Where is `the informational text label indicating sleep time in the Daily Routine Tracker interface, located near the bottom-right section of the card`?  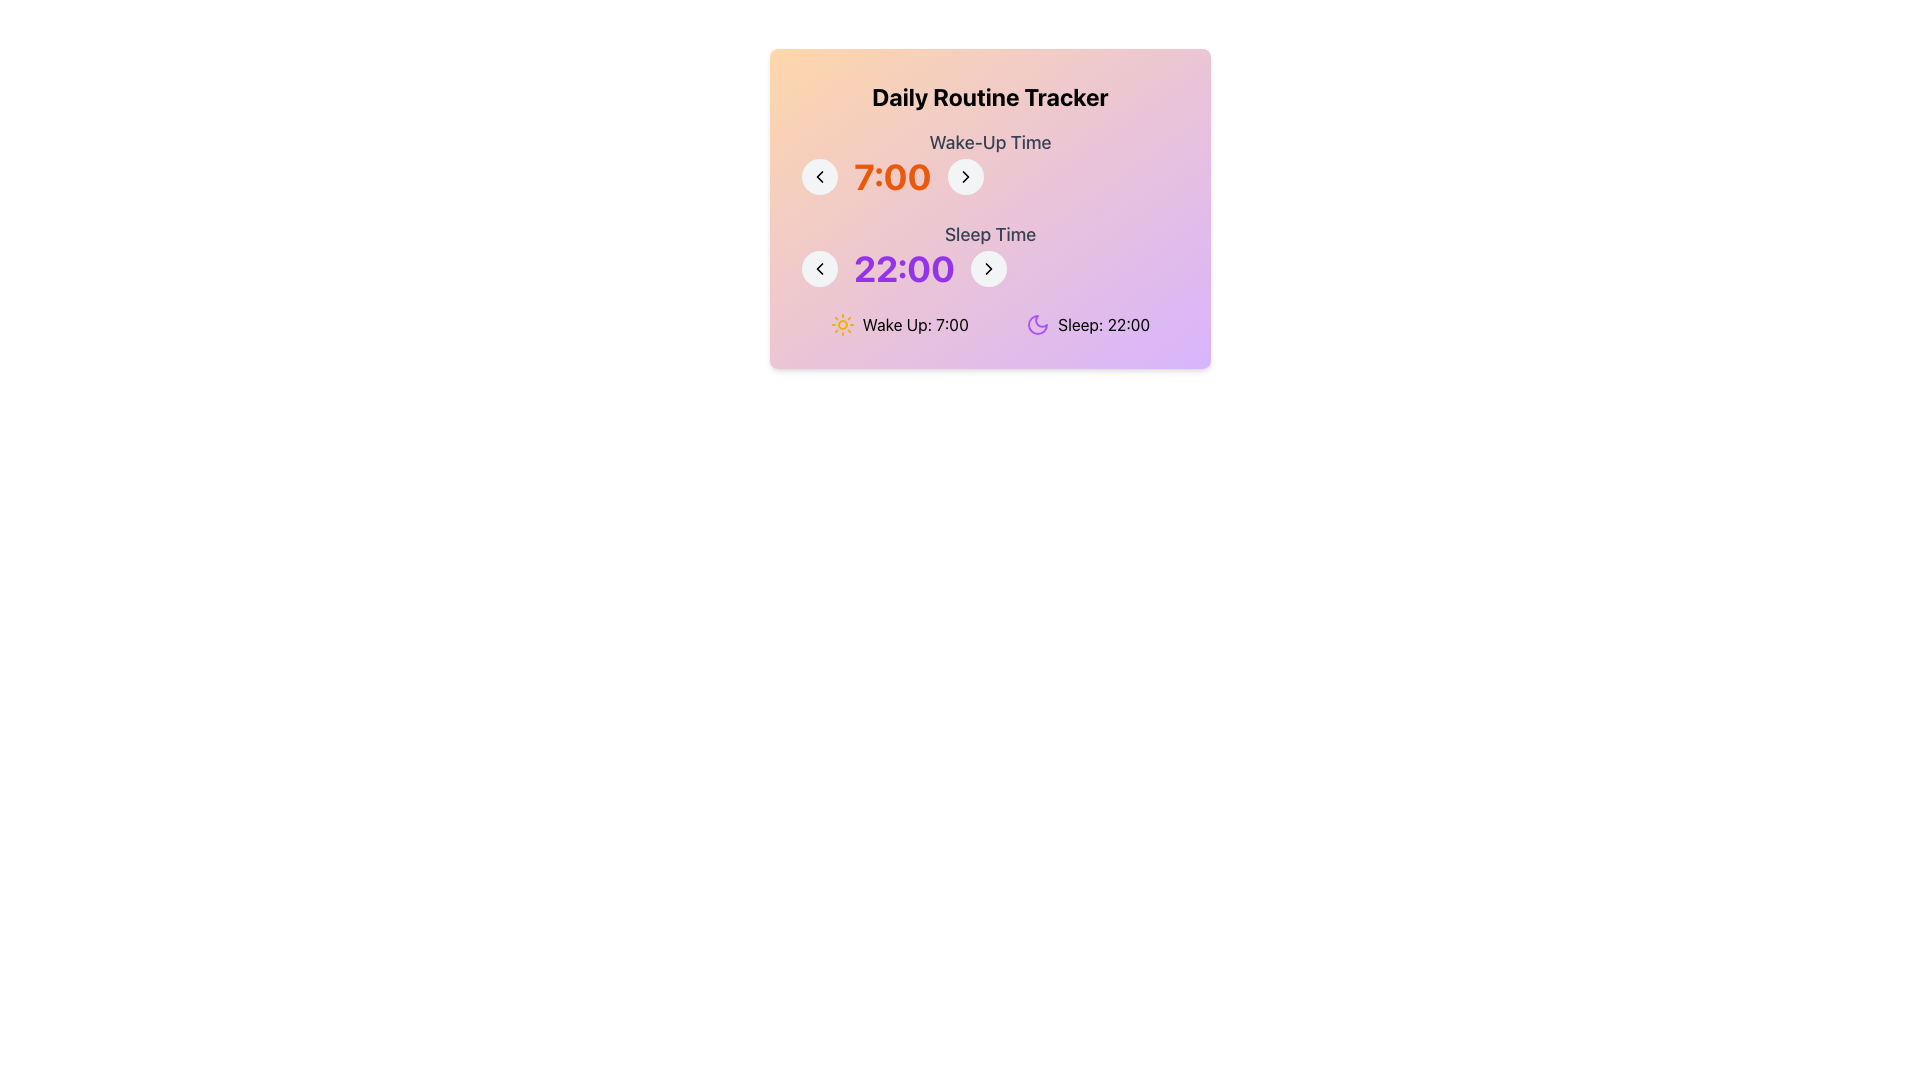
the informational text label indicating sleep time in the Daily Routine Tracker interface, located near the bottom-right section of the card is located at coordinates (1103, 323).